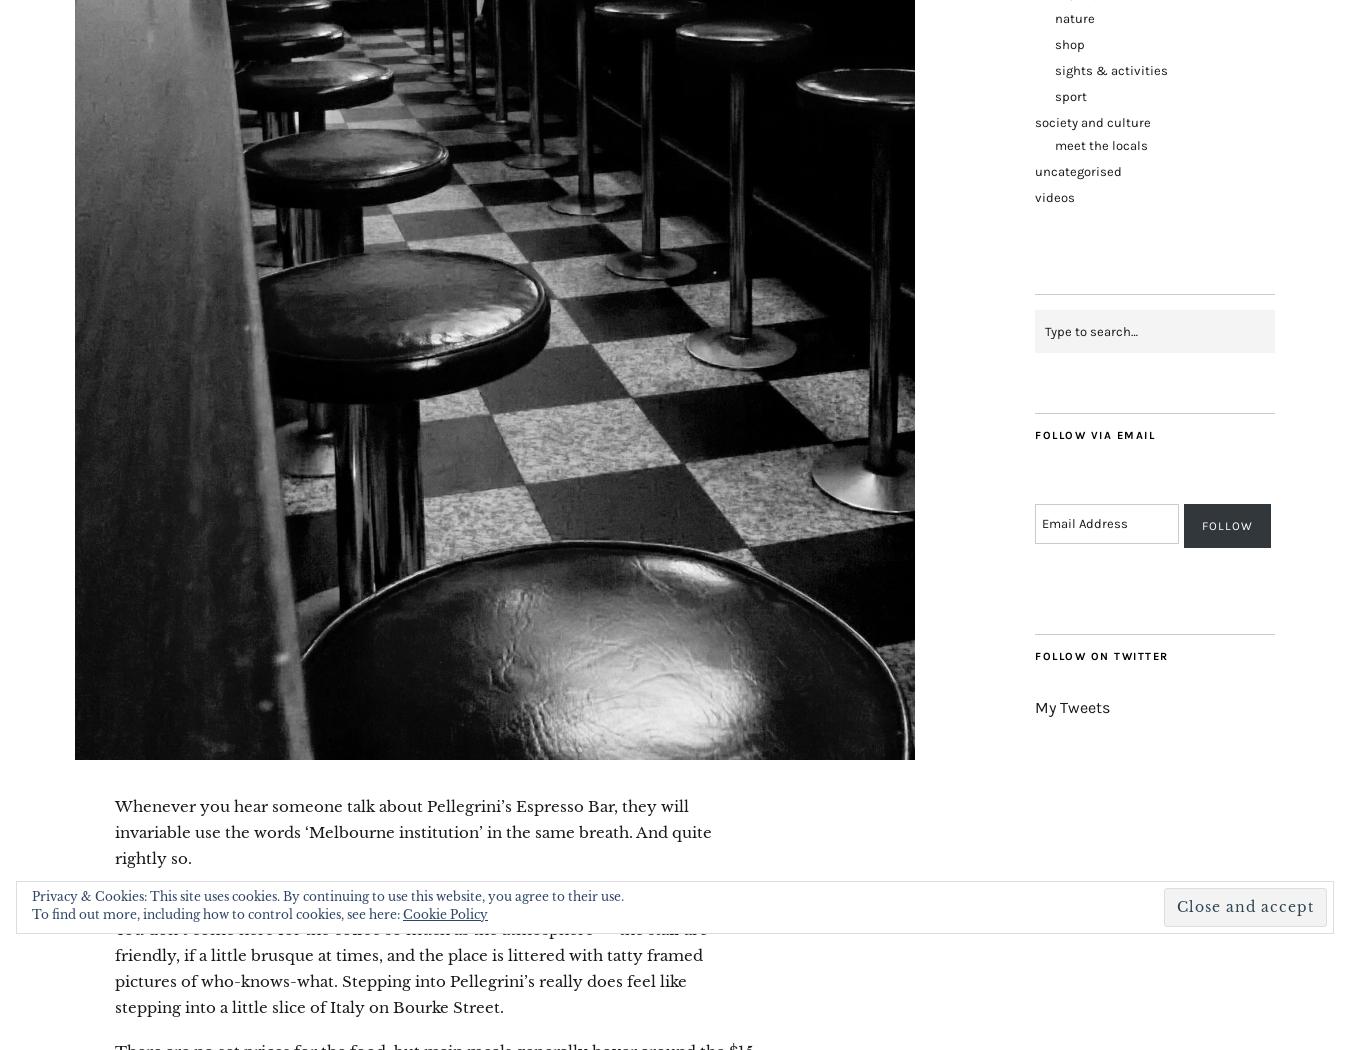 This screenshot has height=1050, width=1350. Describe the element at coordinates (1055, 196) in the screenshot. I see `'videos'` at that location.